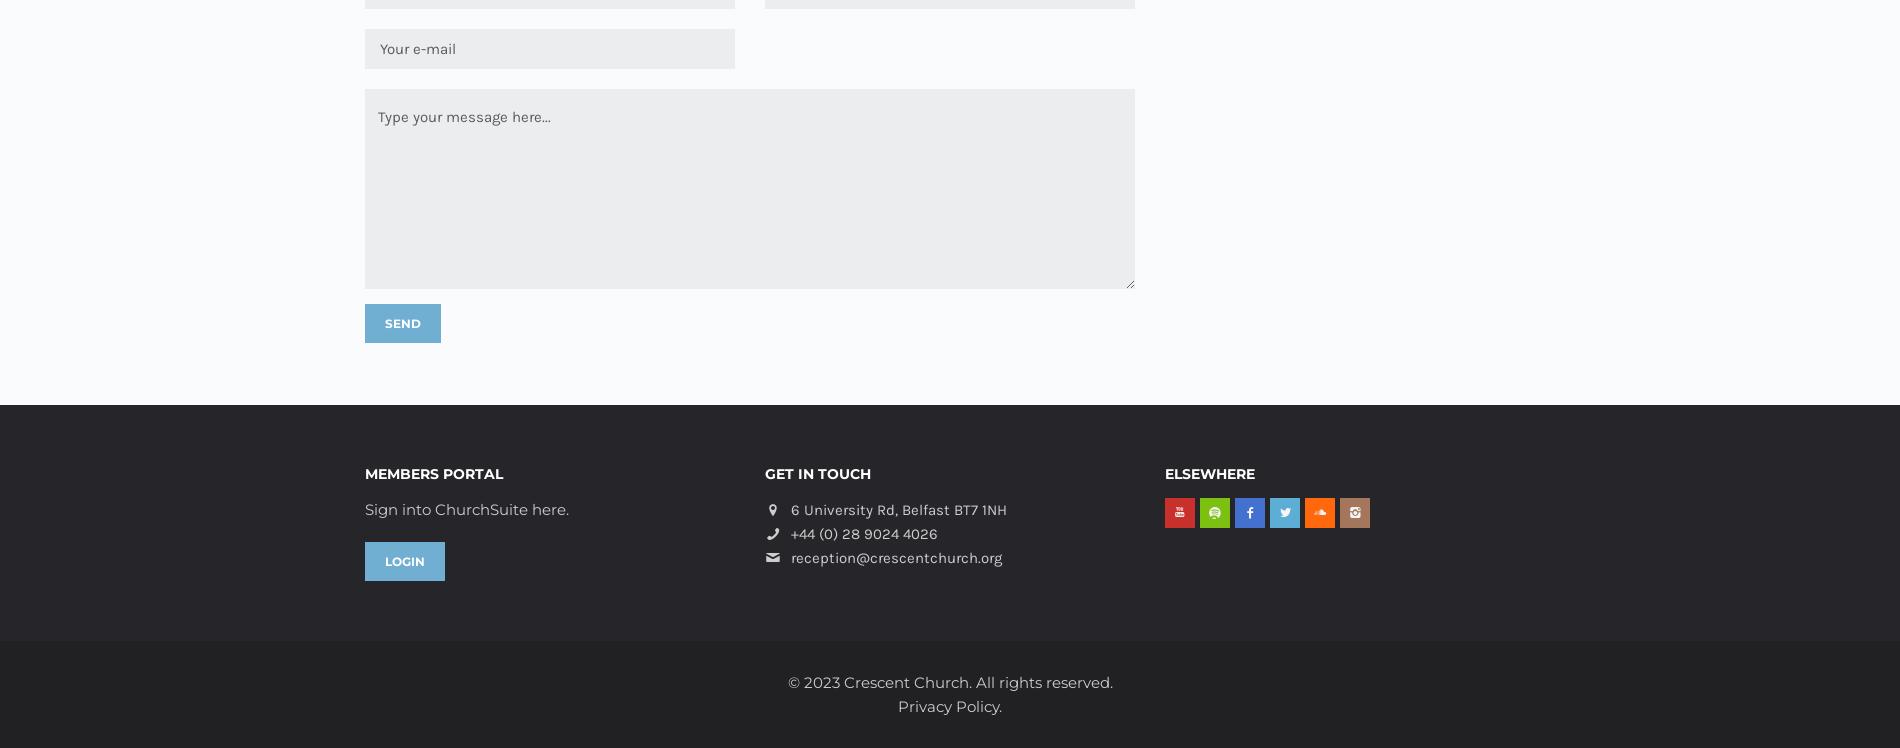  What do you see at coordinates (861, 532) in the screenshot?
I see `'+44 (0) 28 9024 4026'` at bounding box center [861, 532].